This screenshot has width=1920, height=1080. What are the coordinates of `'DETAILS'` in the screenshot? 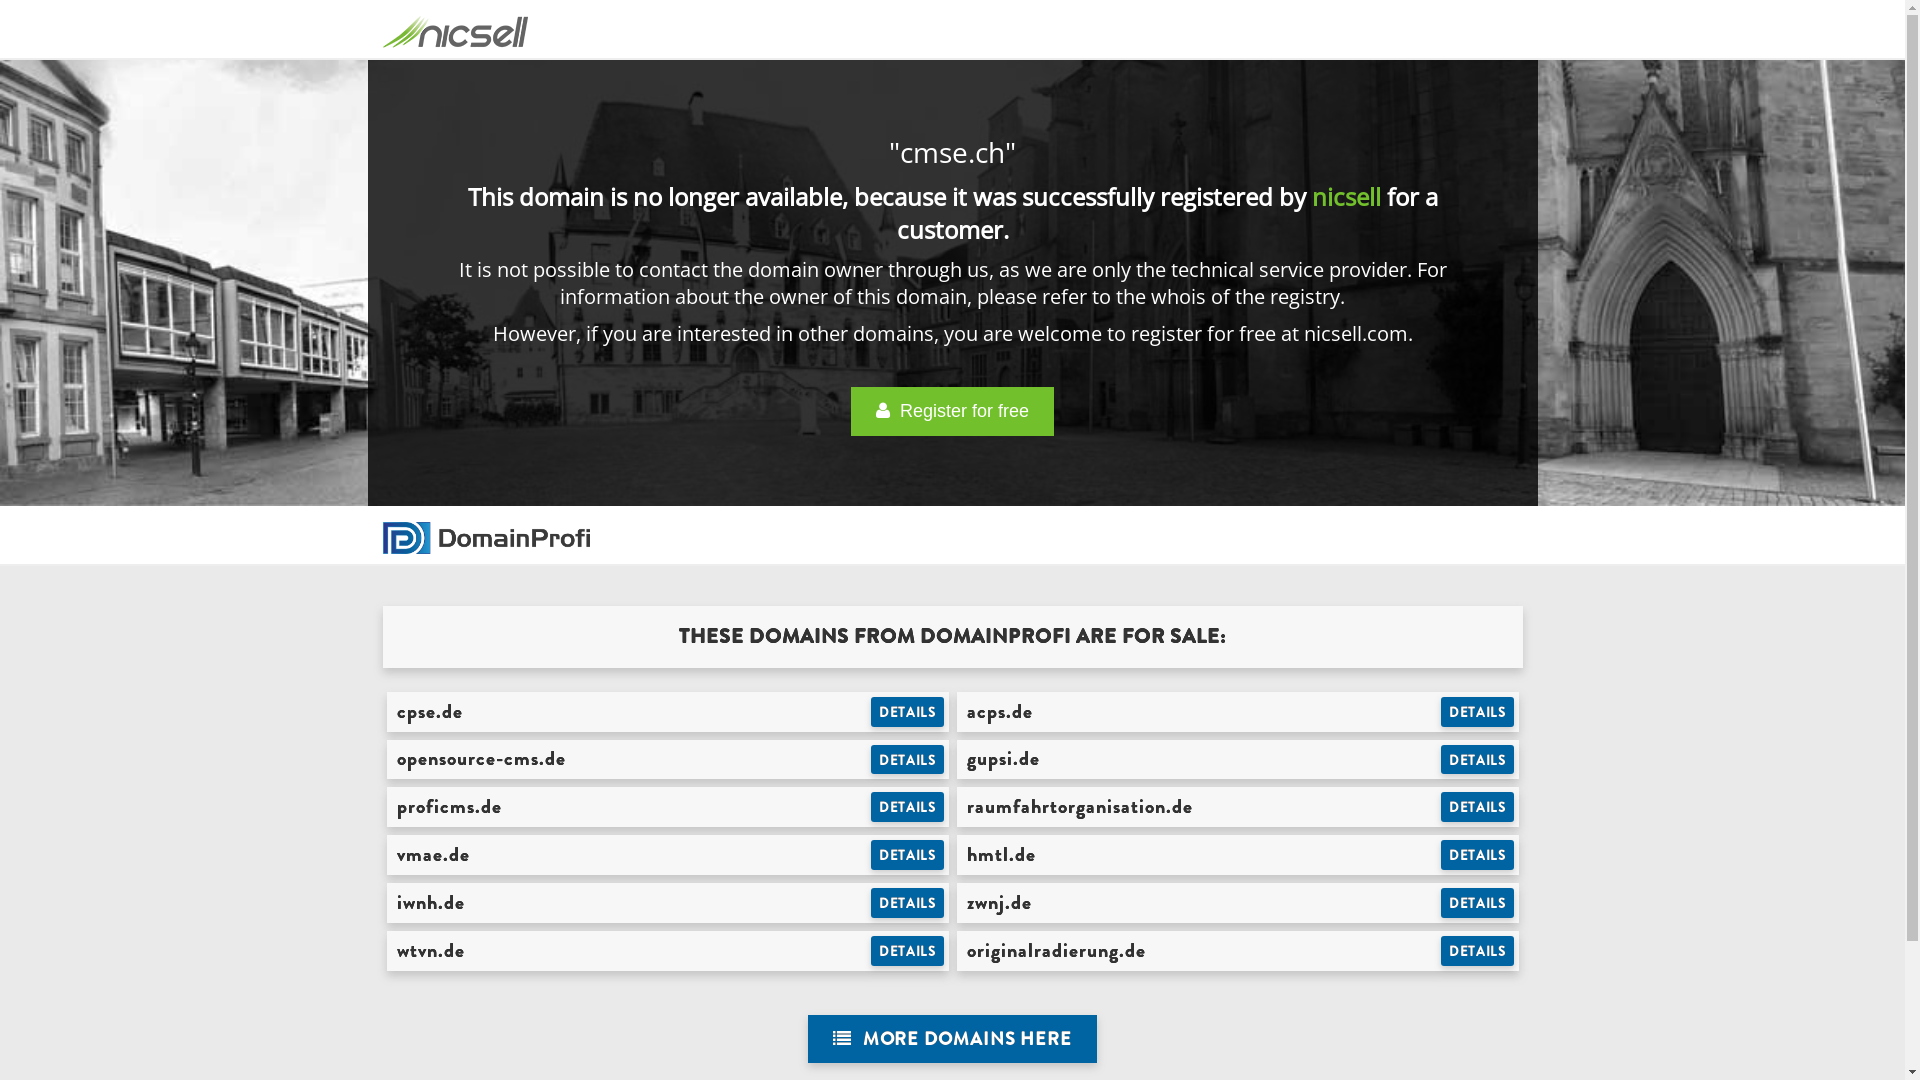 It's located at (906, 855).